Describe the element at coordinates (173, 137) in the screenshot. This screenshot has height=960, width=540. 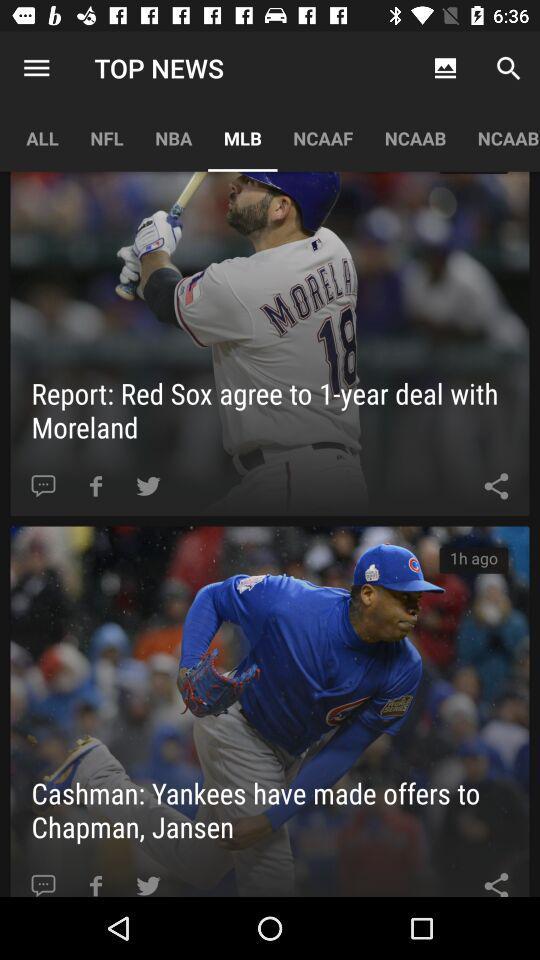
I see `icon next to mlb app` at that location.